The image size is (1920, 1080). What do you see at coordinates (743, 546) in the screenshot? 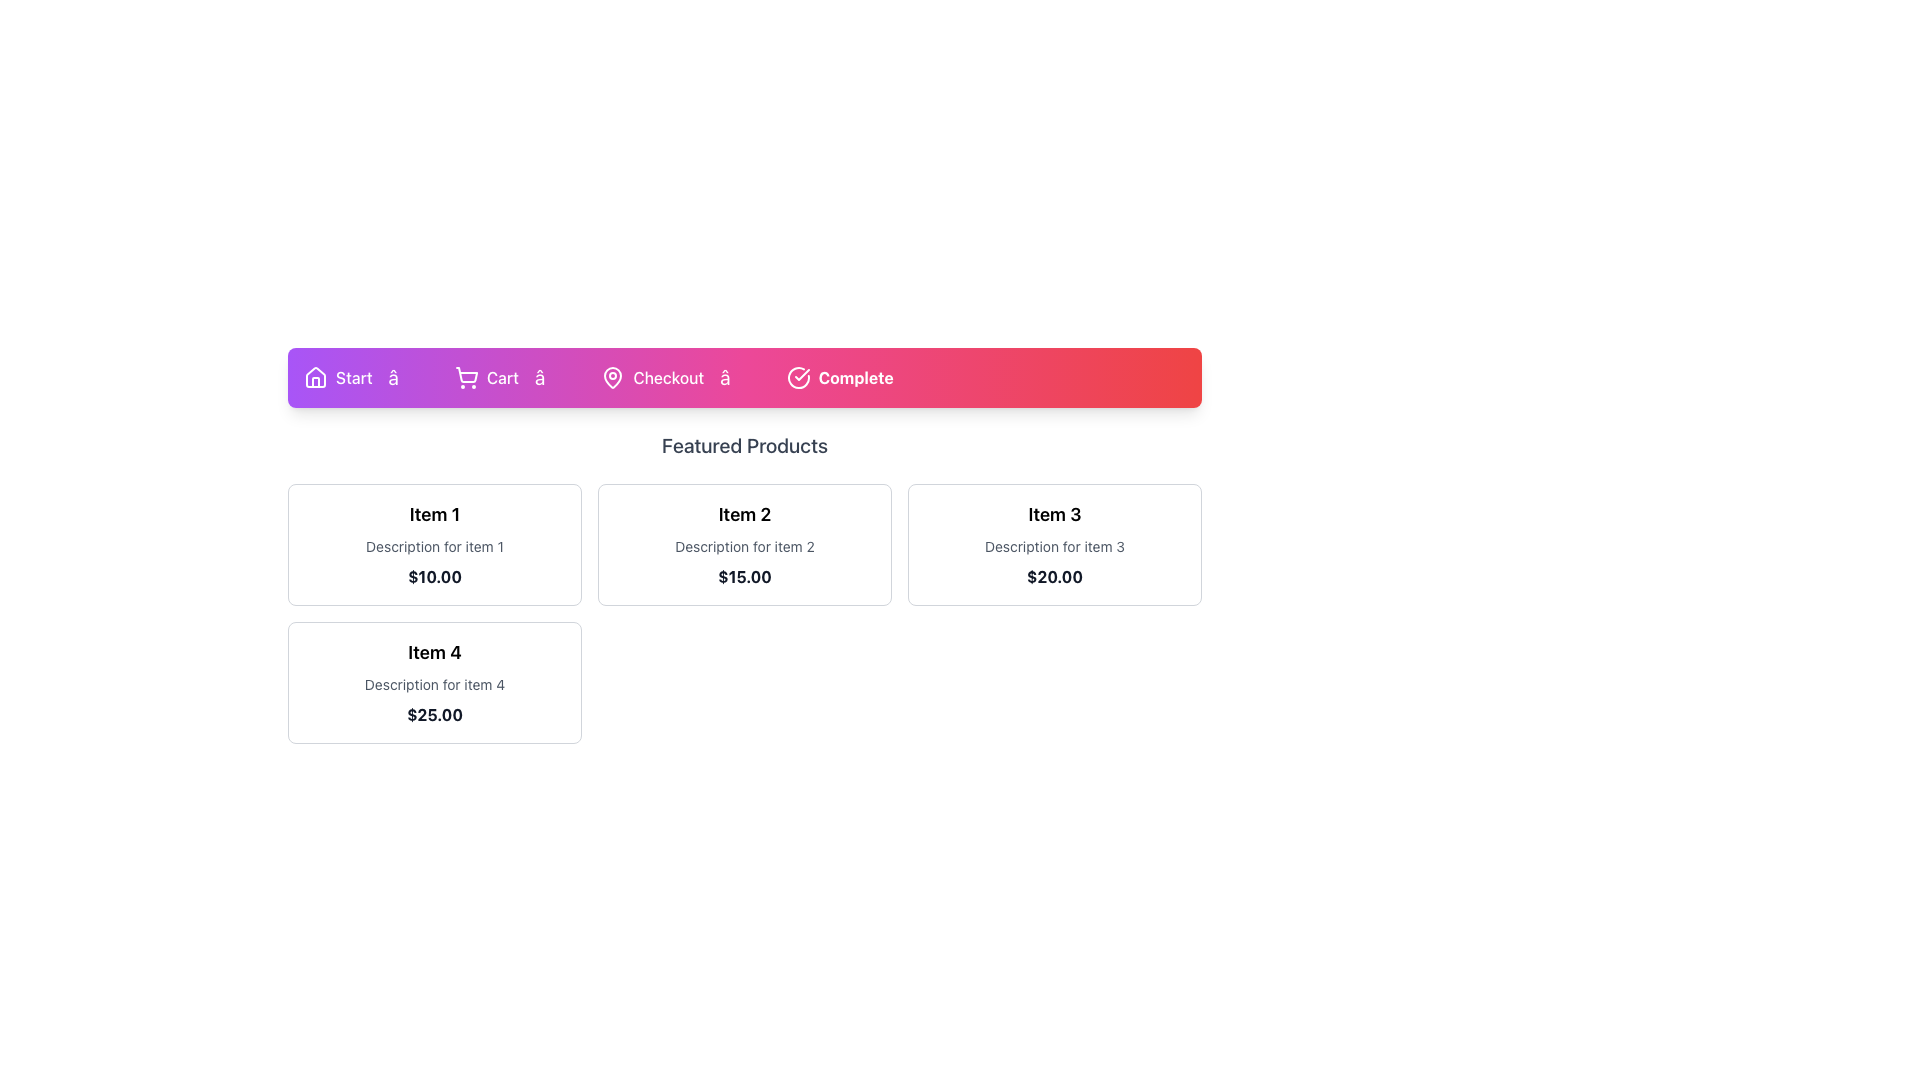
I see `the product card located in the second column of the first row within the 'Featured Products' grid layout` at bounding box center [743, 546].